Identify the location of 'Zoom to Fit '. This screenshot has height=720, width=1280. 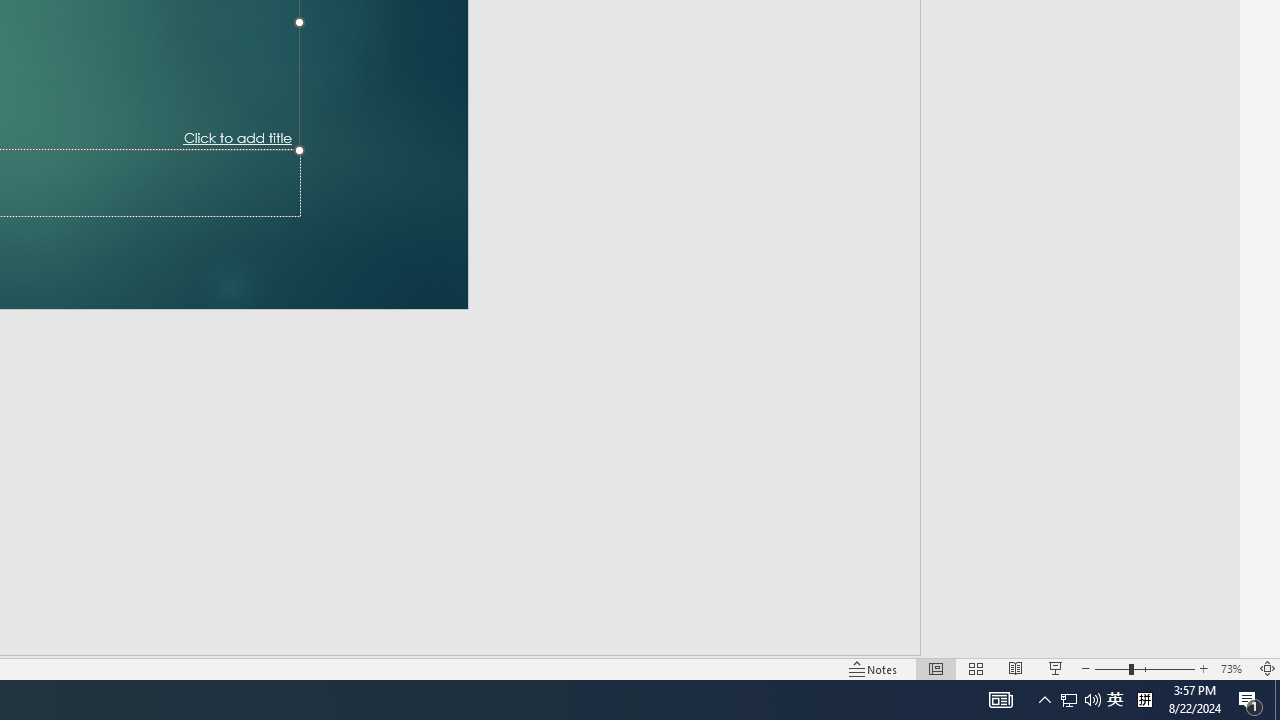
(1250, 698).